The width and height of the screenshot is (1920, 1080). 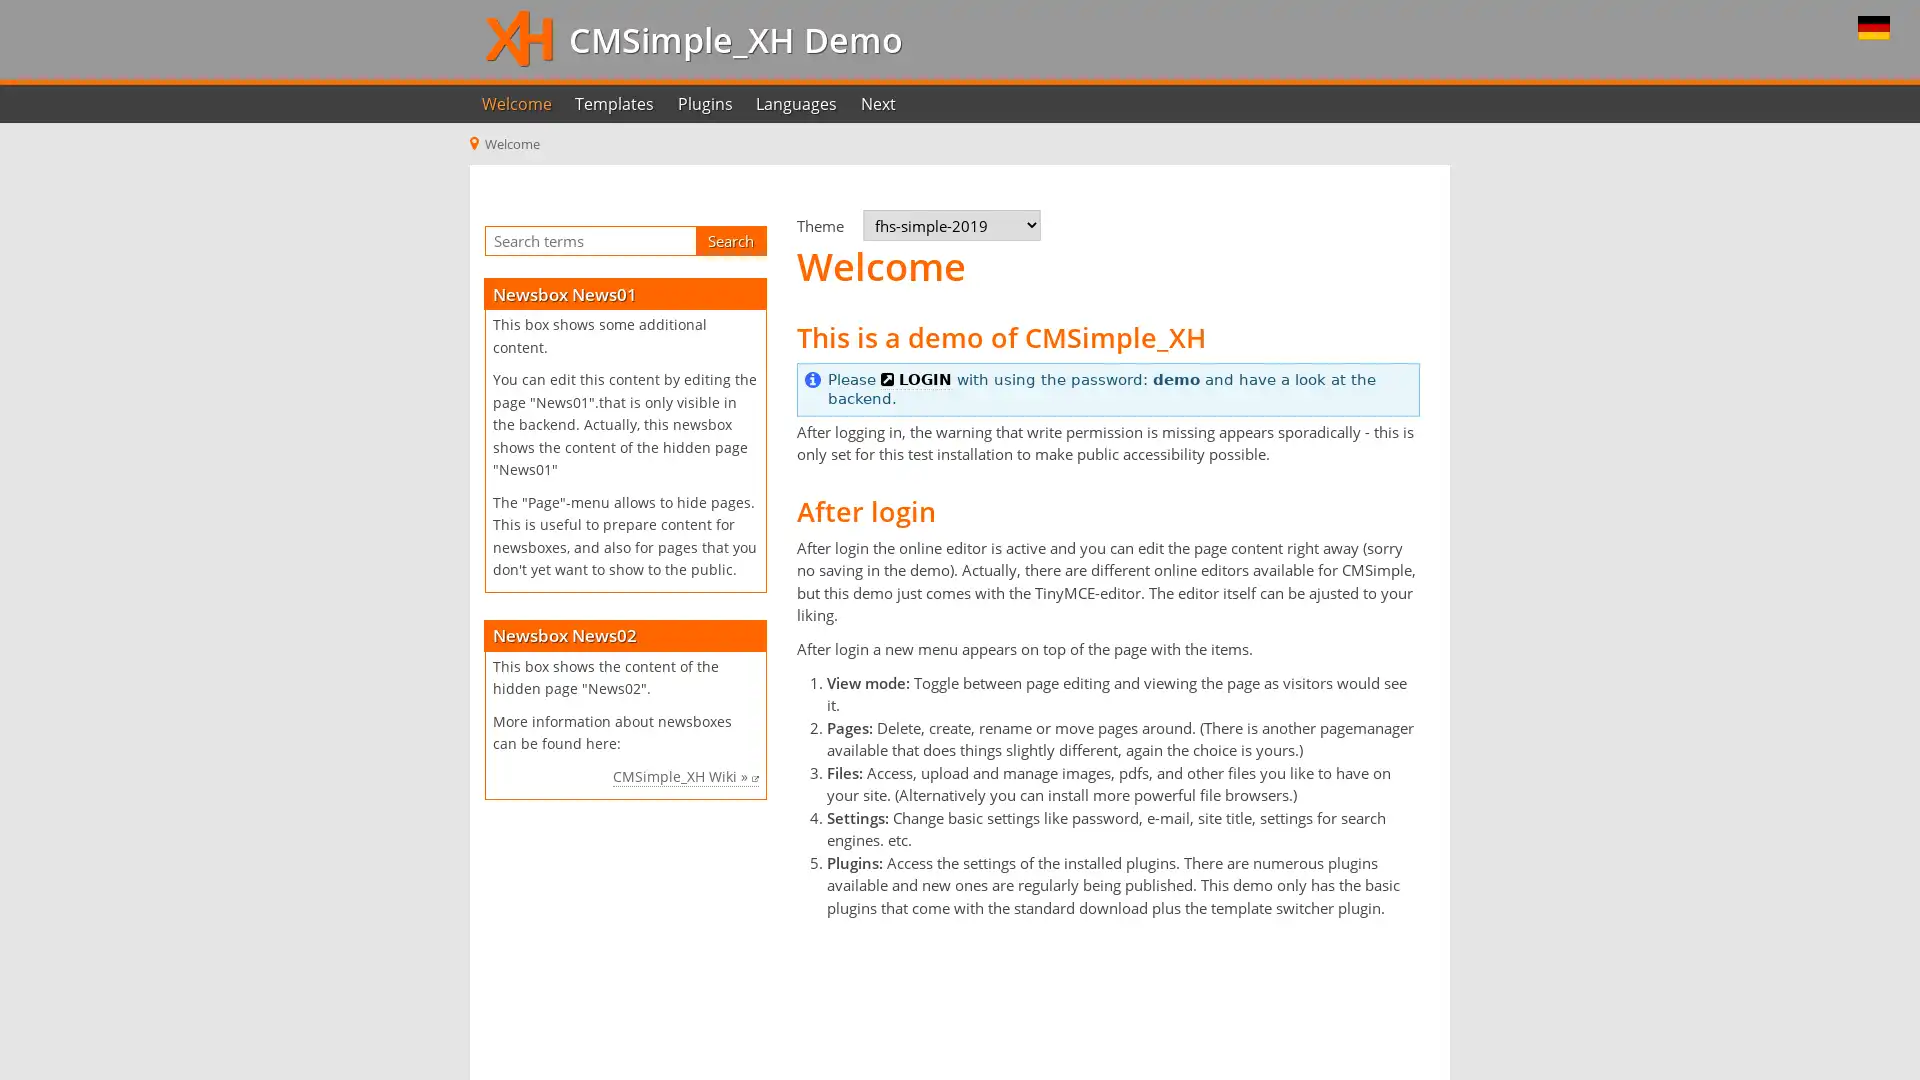 I want to click on Search, so click(x=729, y=239).